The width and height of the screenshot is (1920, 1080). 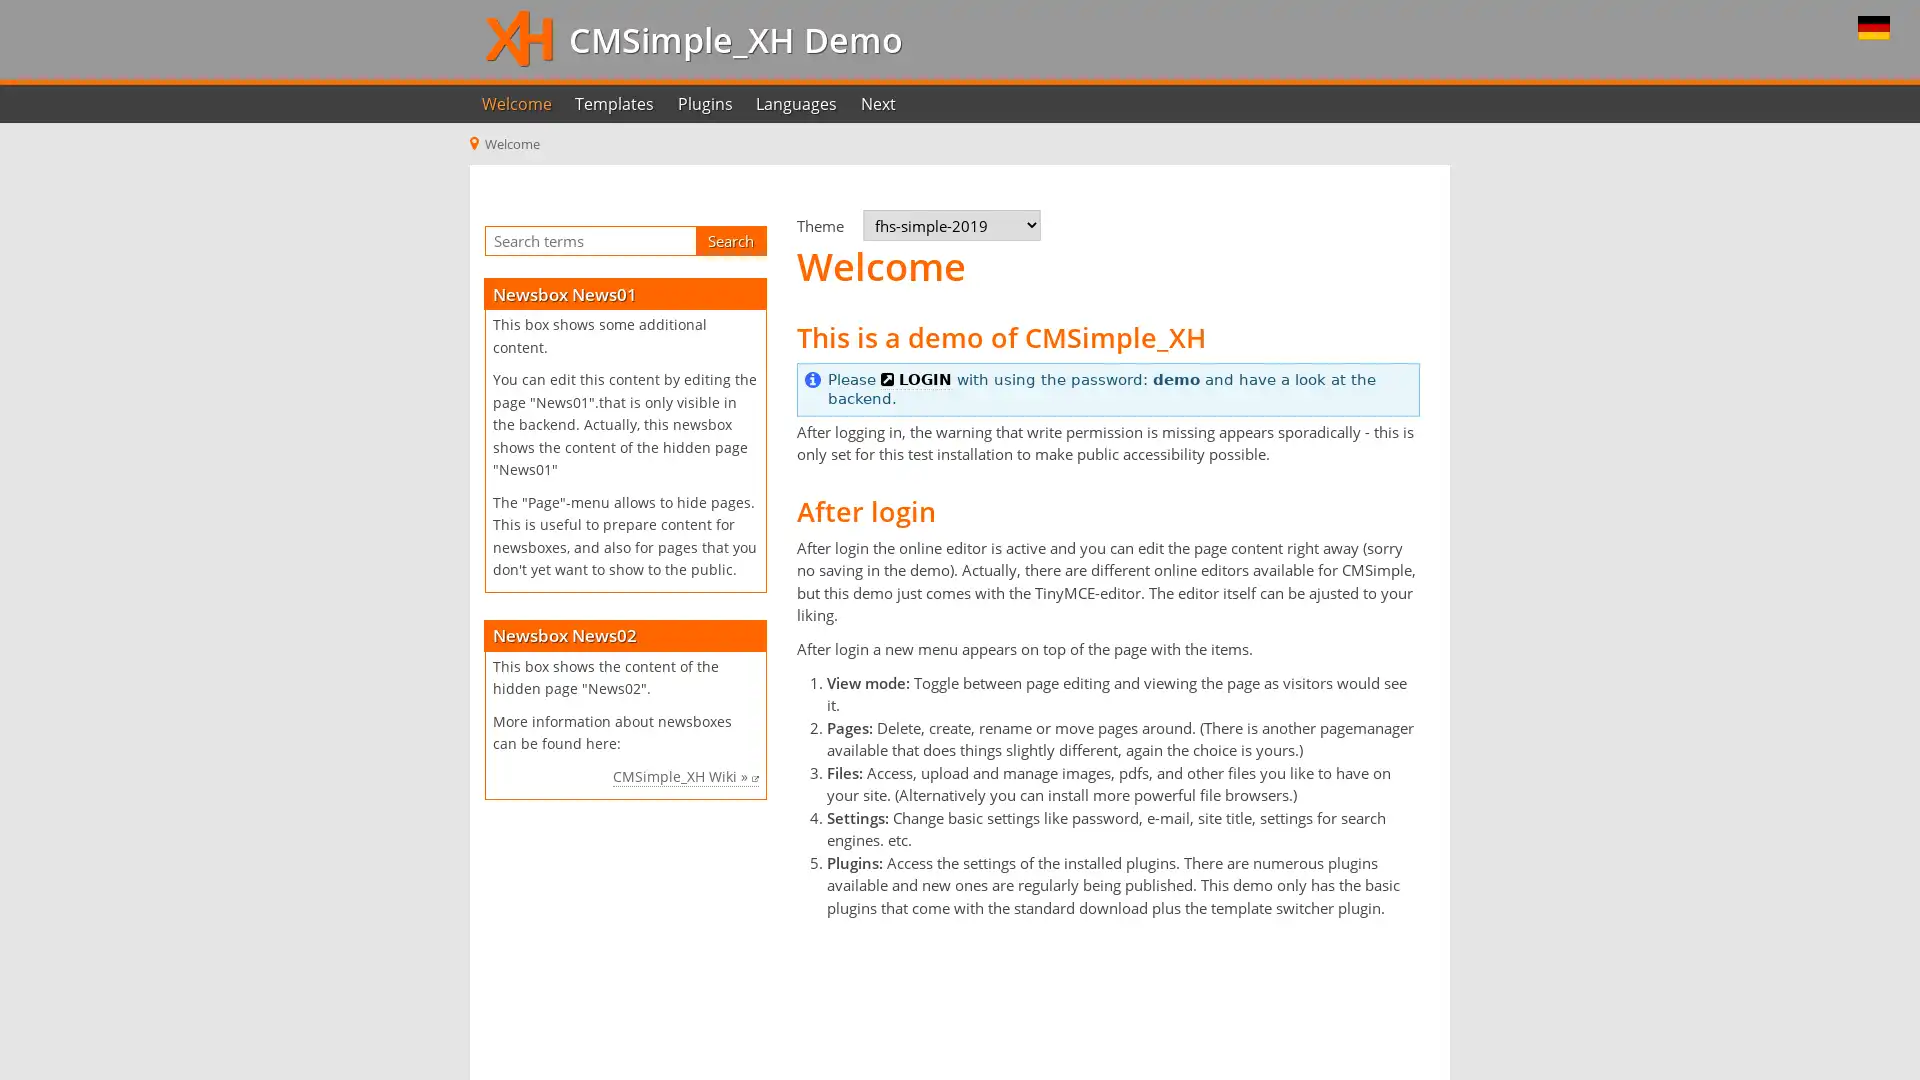 I want to click on Search, so click(x=729, y=239).